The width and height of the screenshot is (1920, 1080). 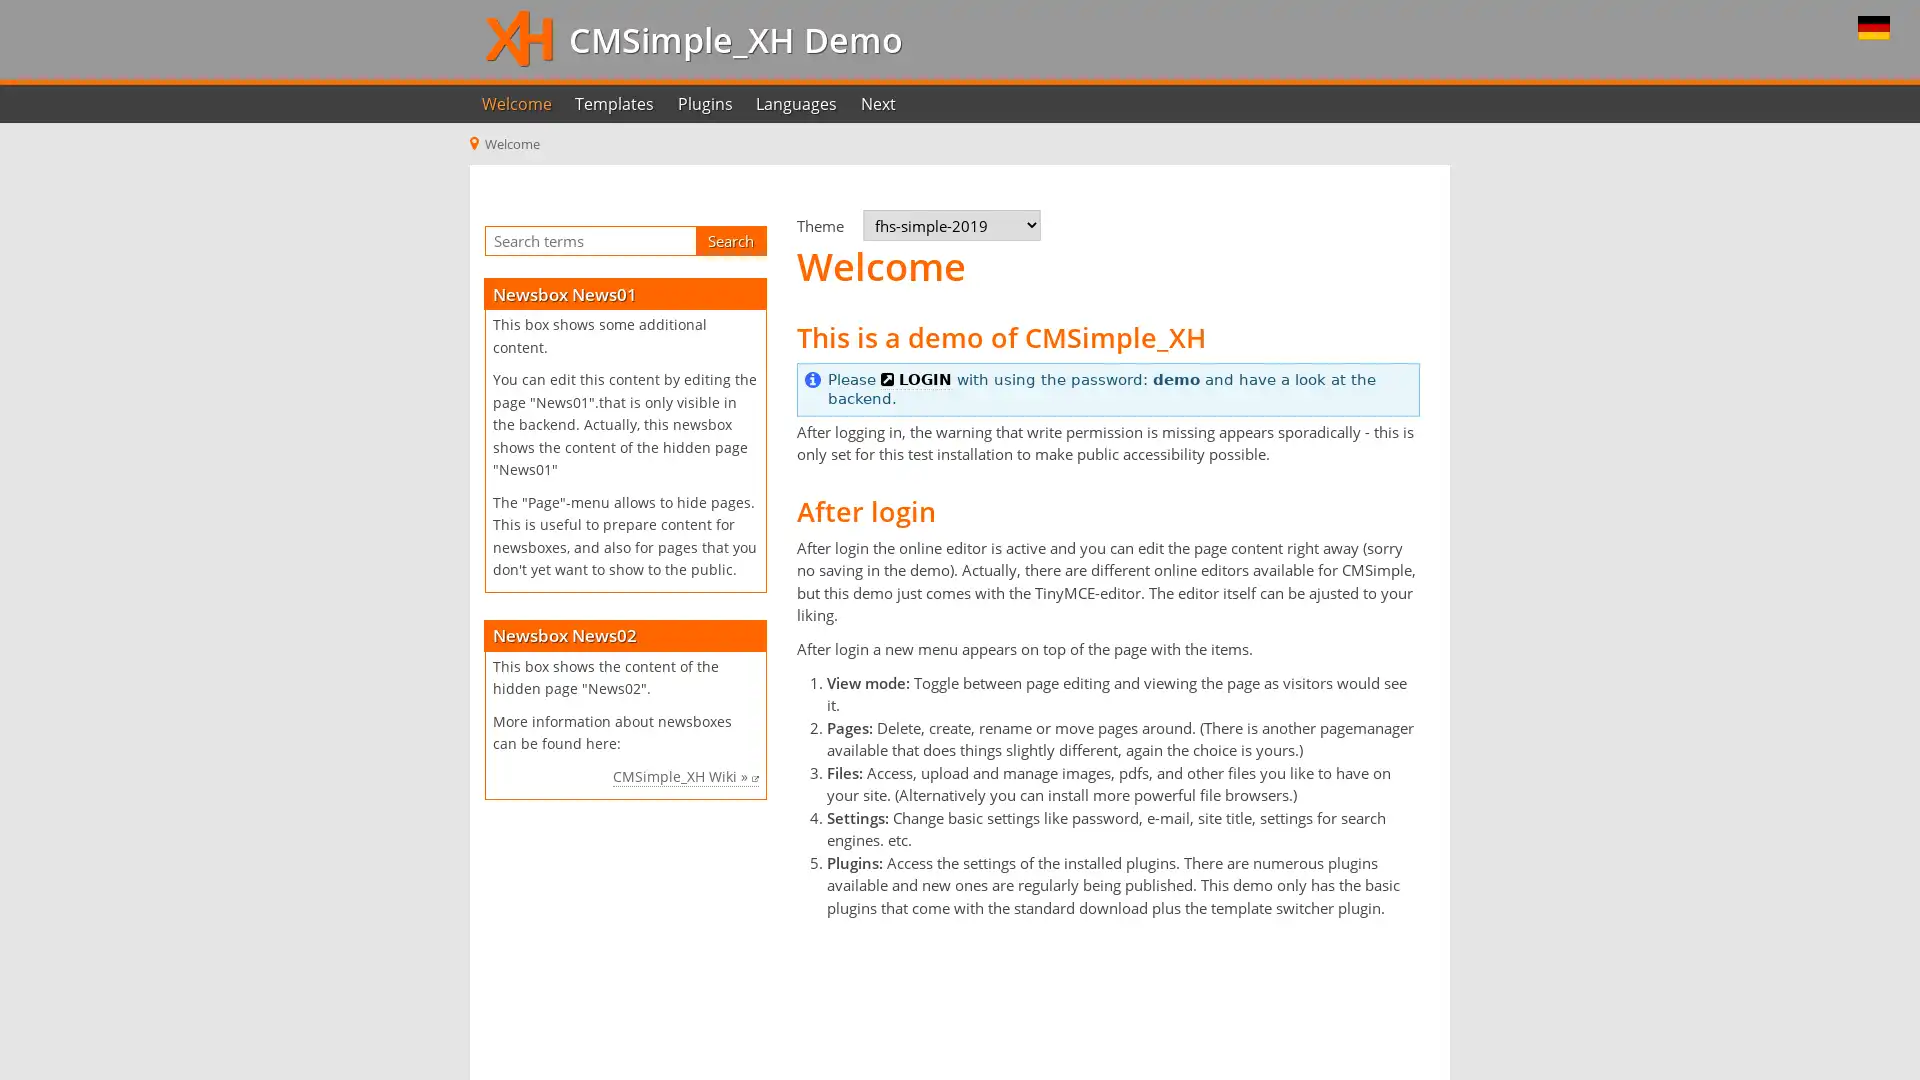 I want to click on Search, so click(x=729, y=239).